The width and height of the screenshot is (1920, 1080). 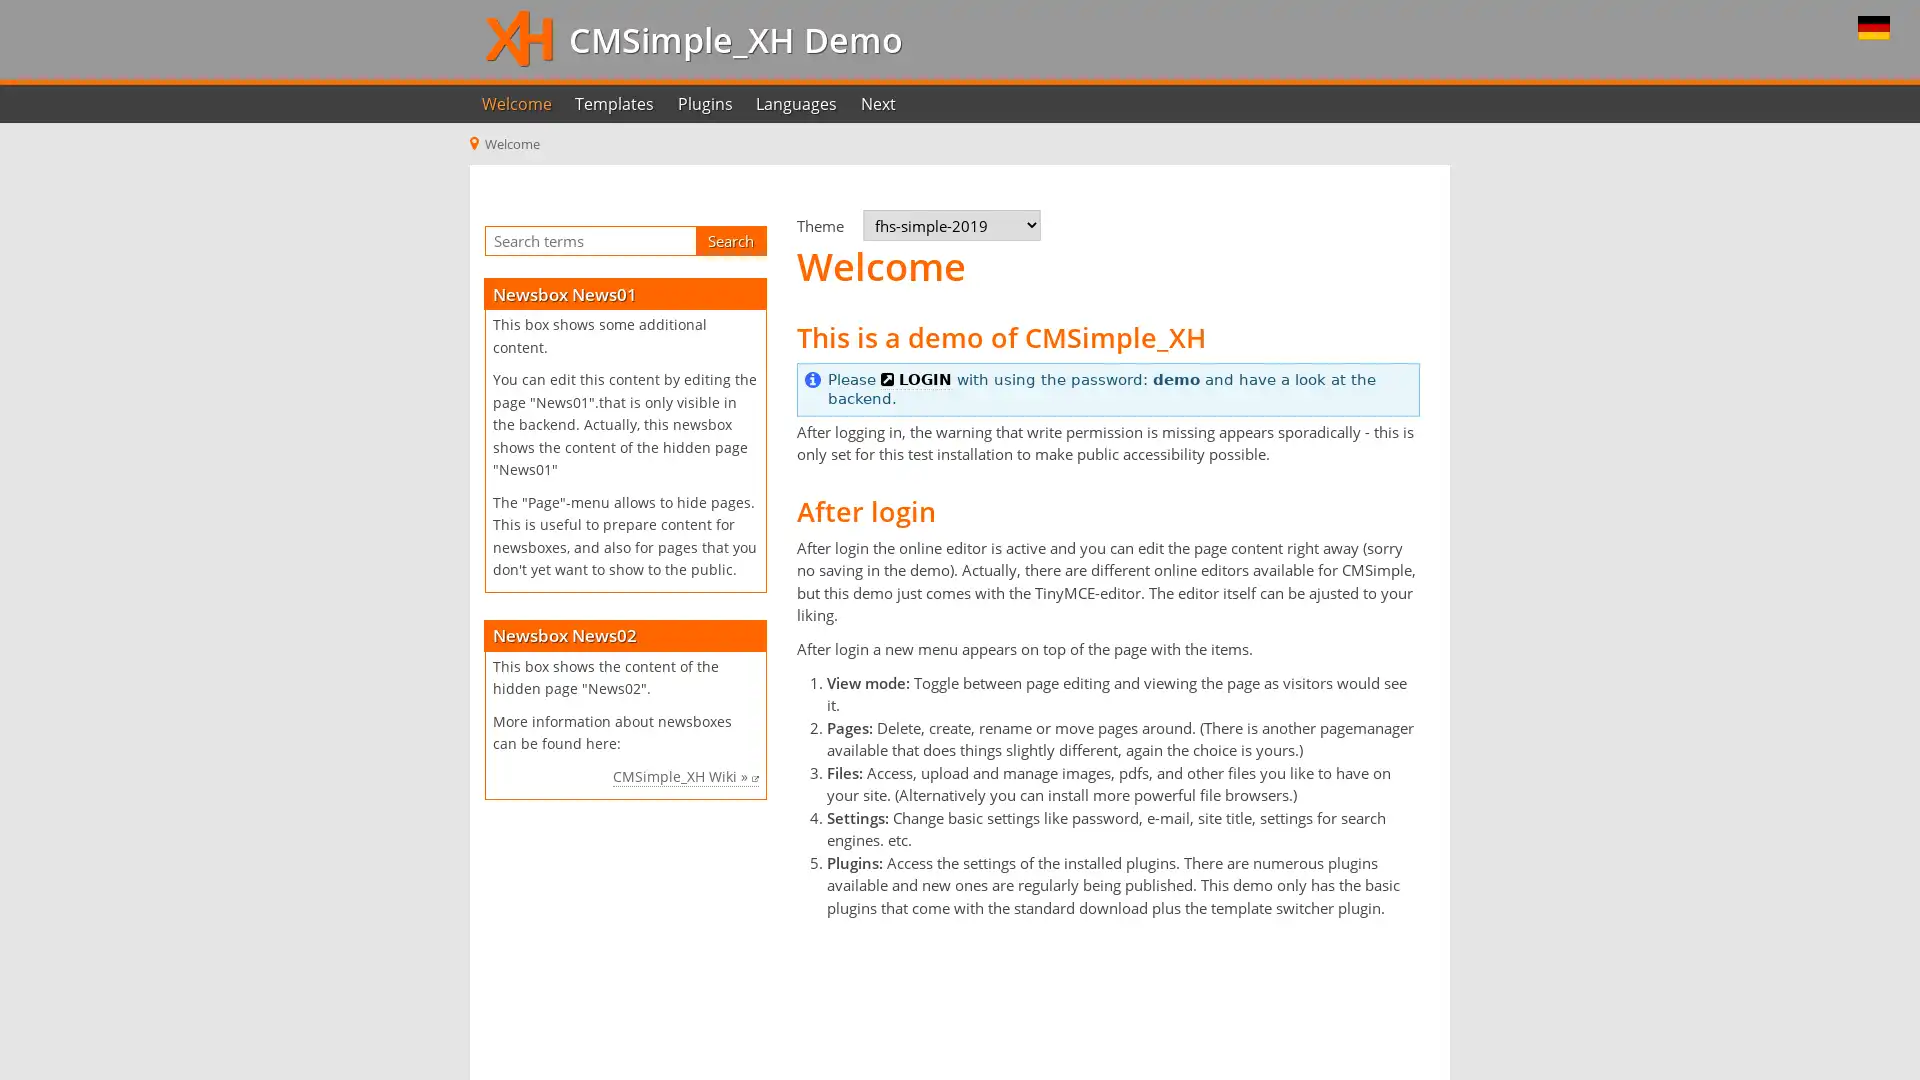 I want to click on Search, so click(x=729, y=239).